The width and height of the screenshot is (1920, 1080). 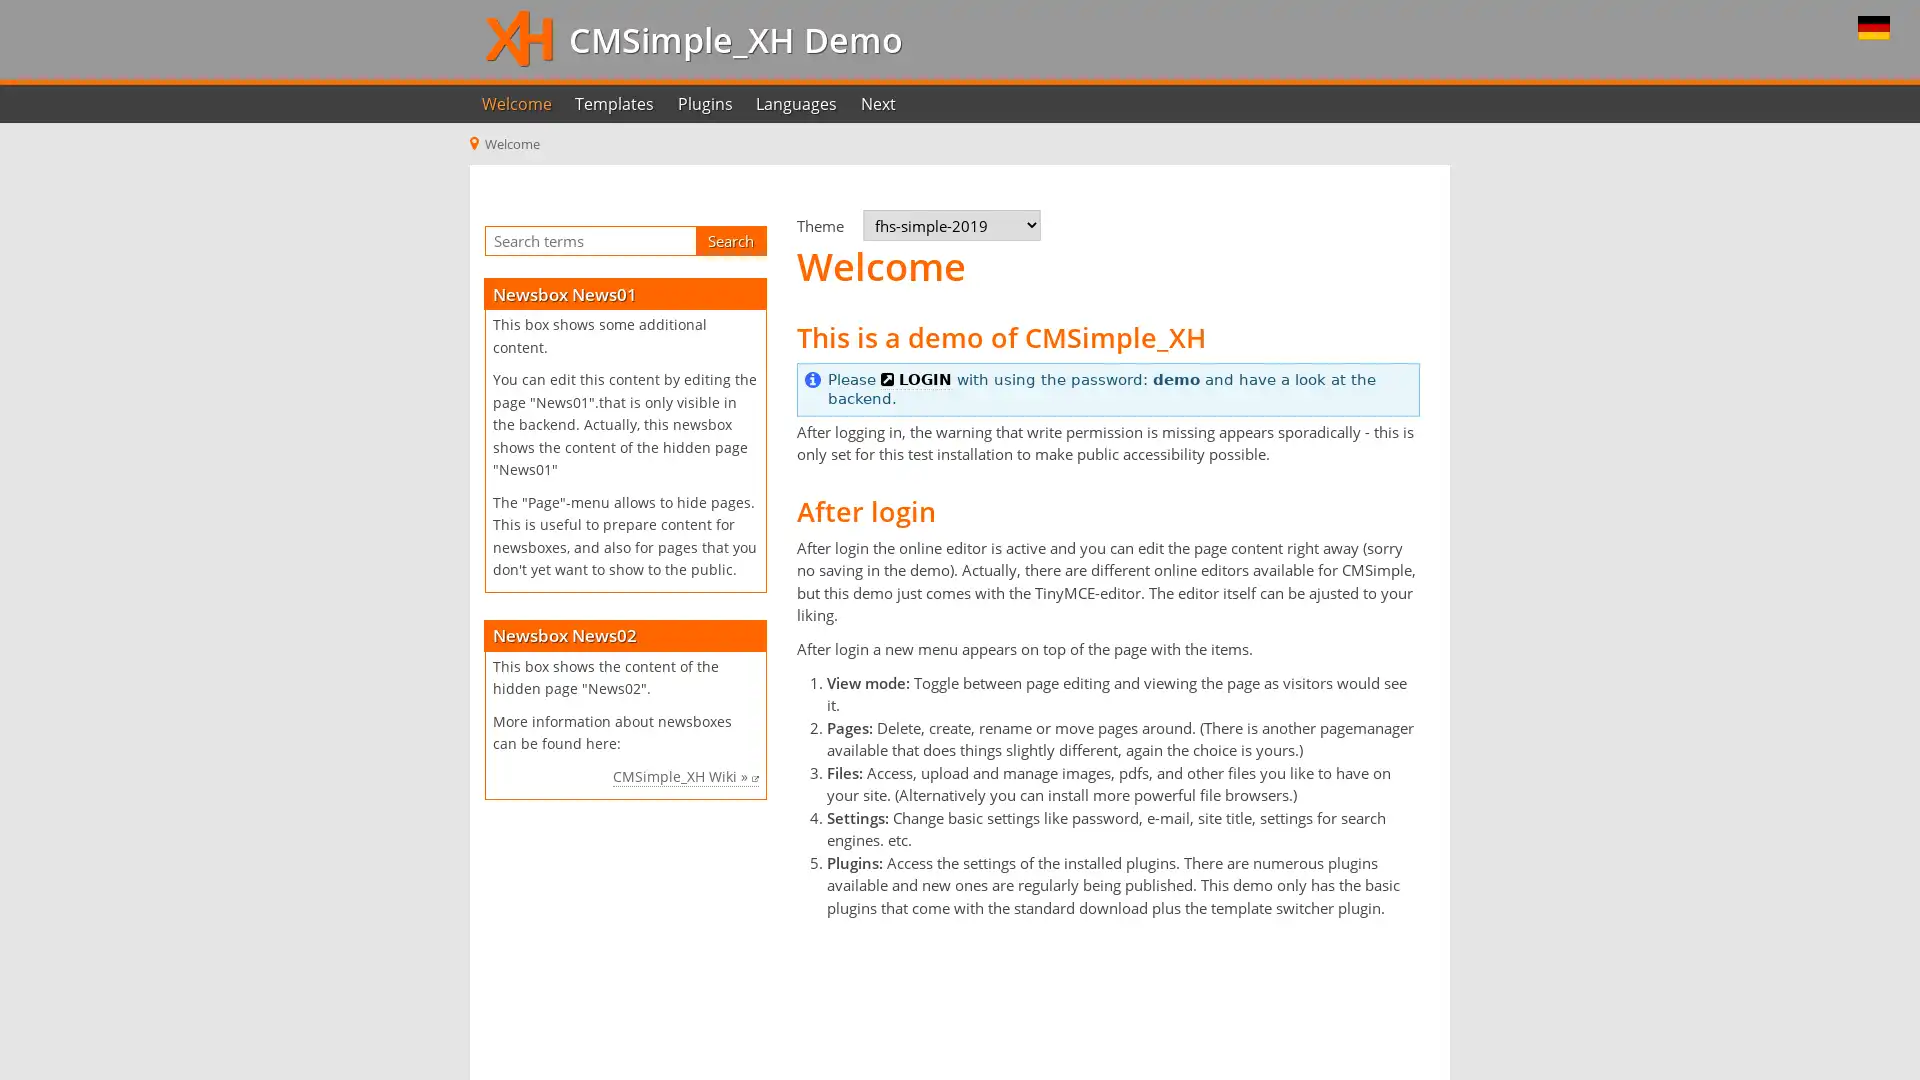 I want to click on Search, so click(x=729, y=239).